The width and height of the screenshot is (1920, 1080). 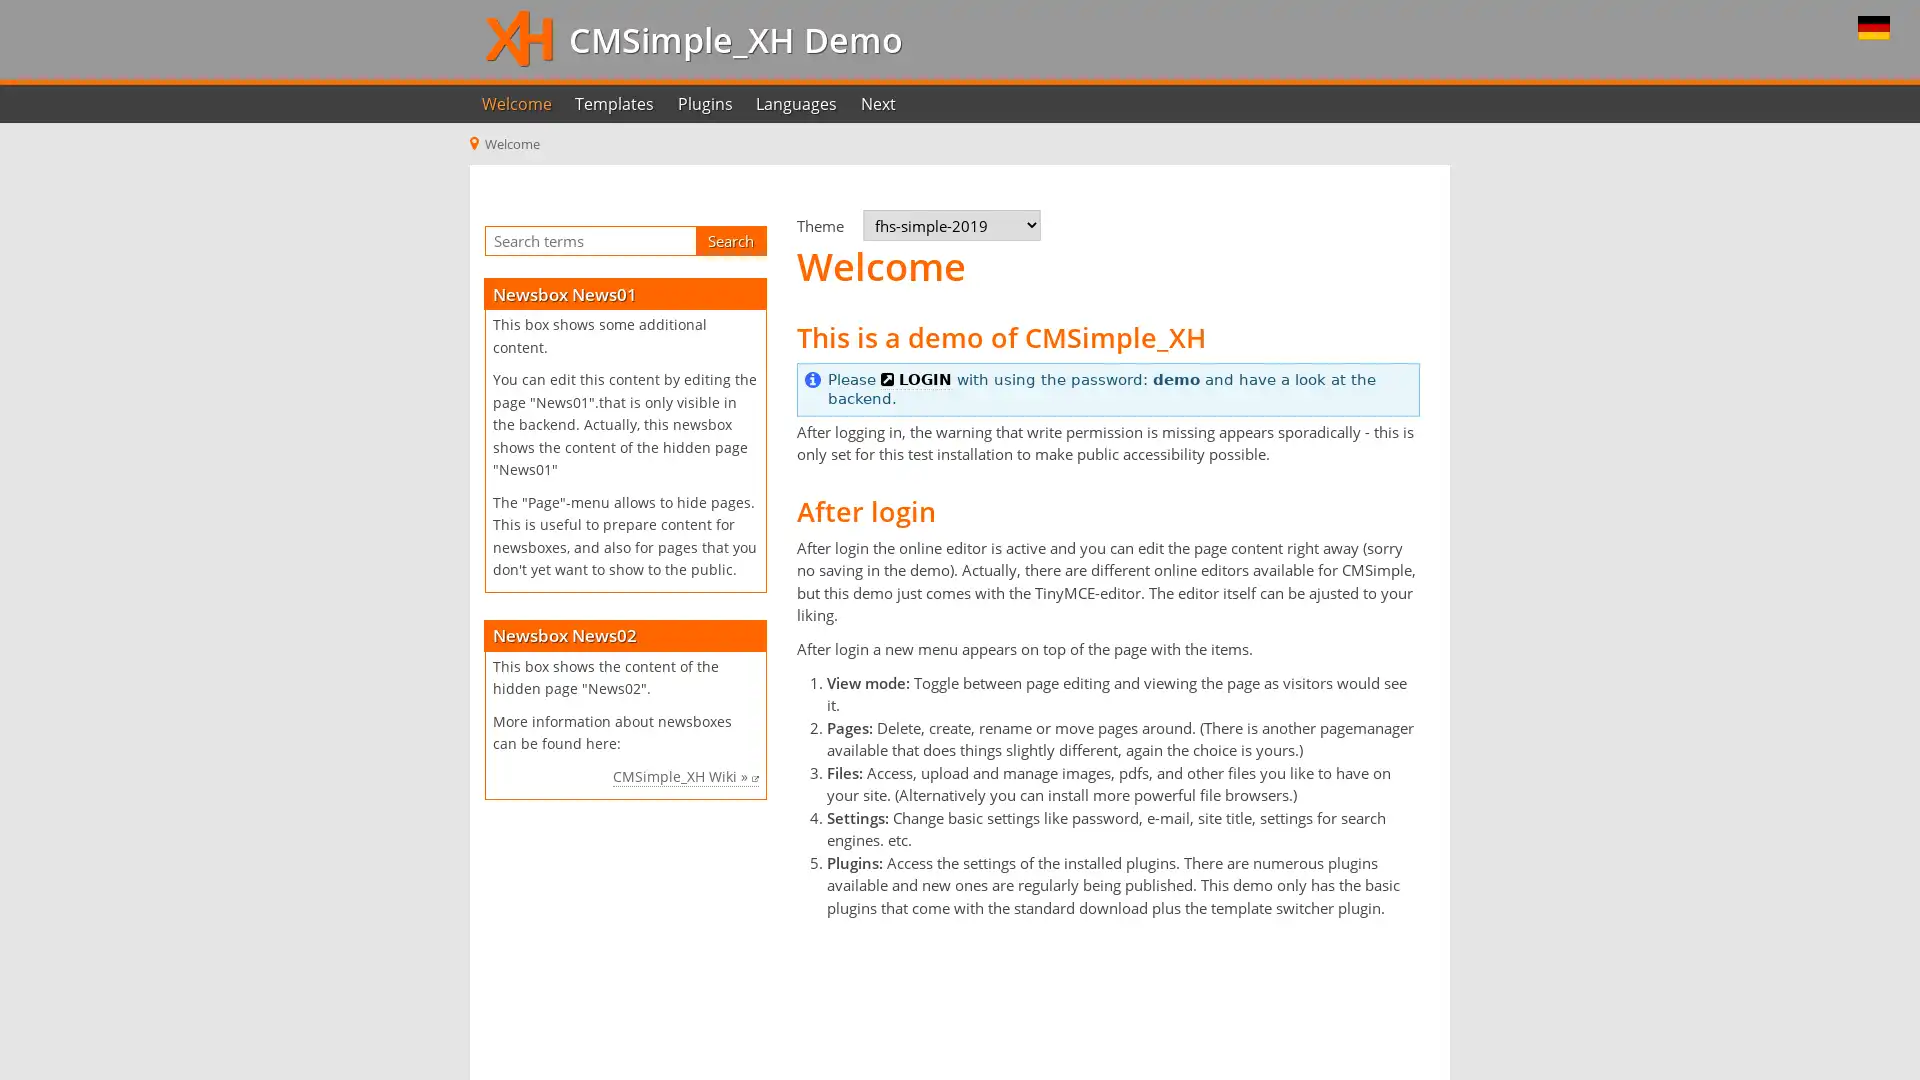 I want to click on Search, so click(x=729, y=239).